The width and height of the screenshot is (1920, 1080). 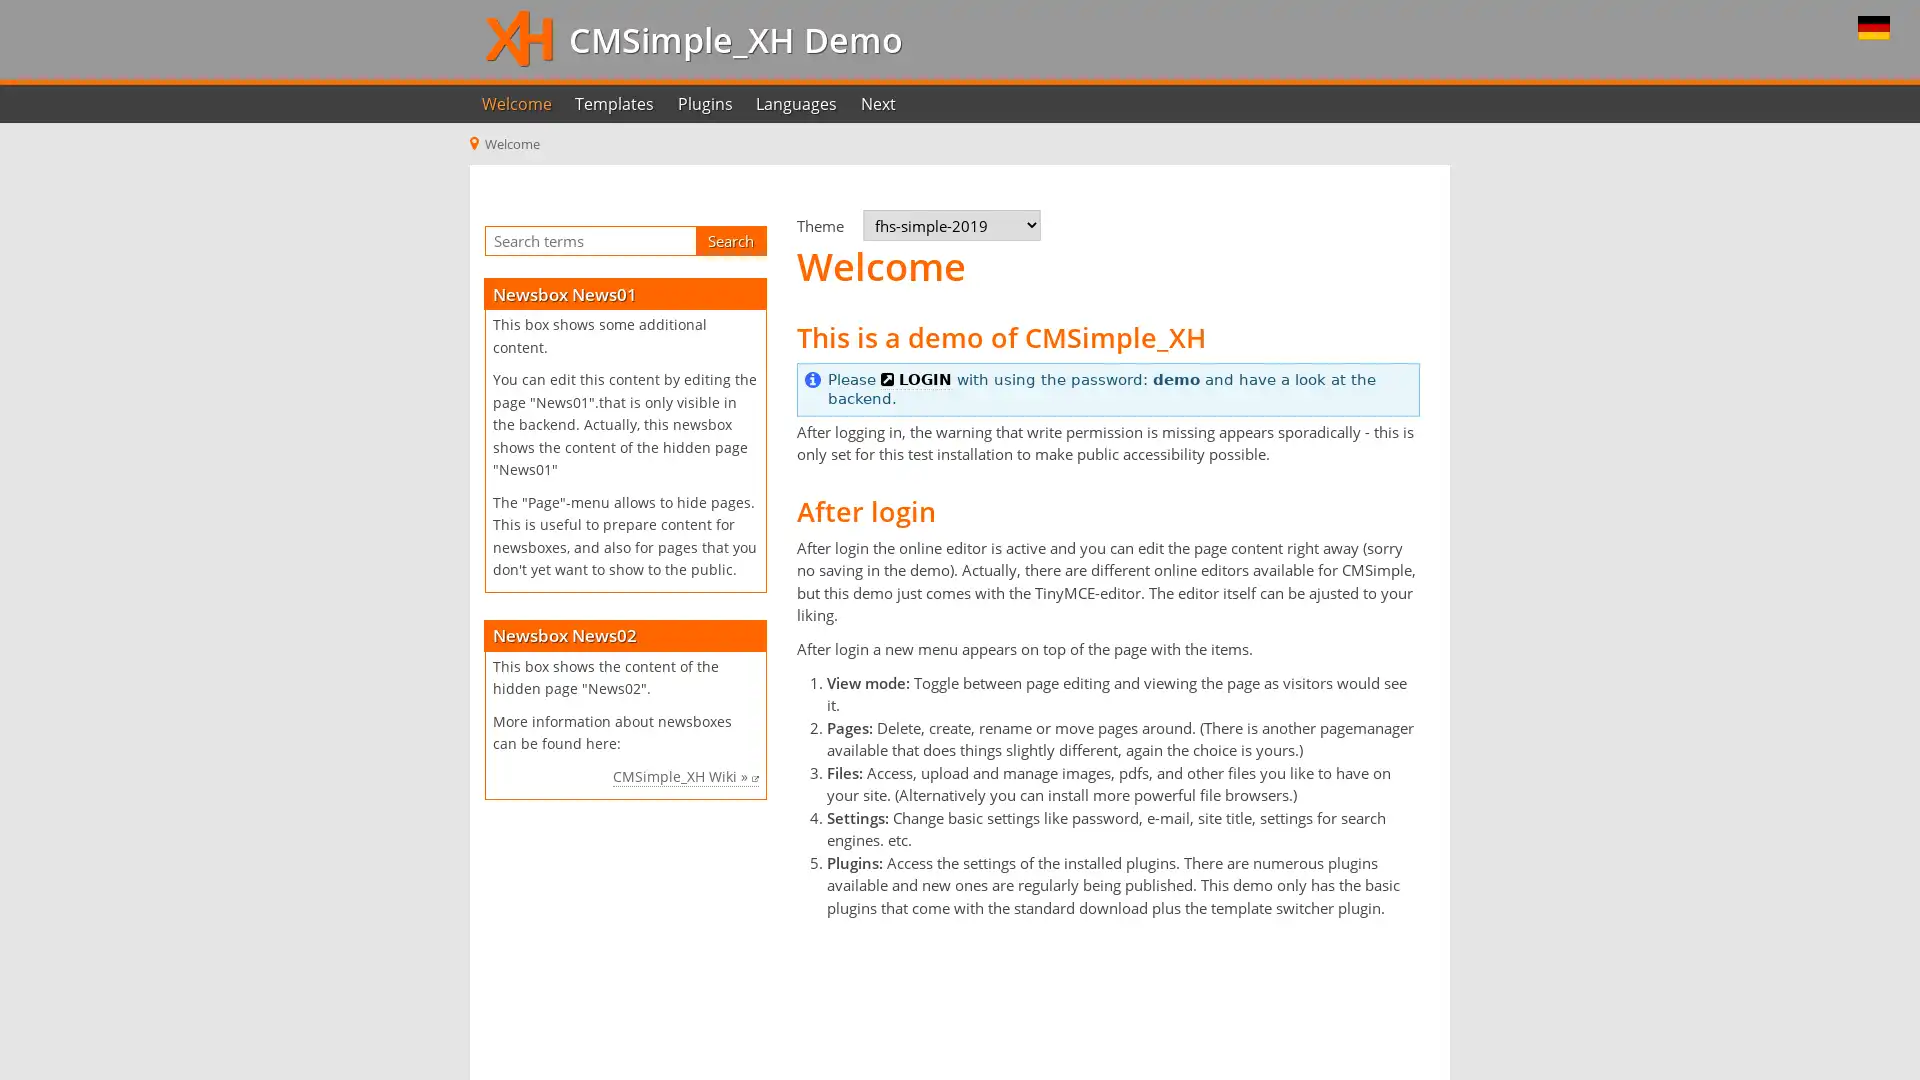 I want to click on Search, so click(x=729, y=239).